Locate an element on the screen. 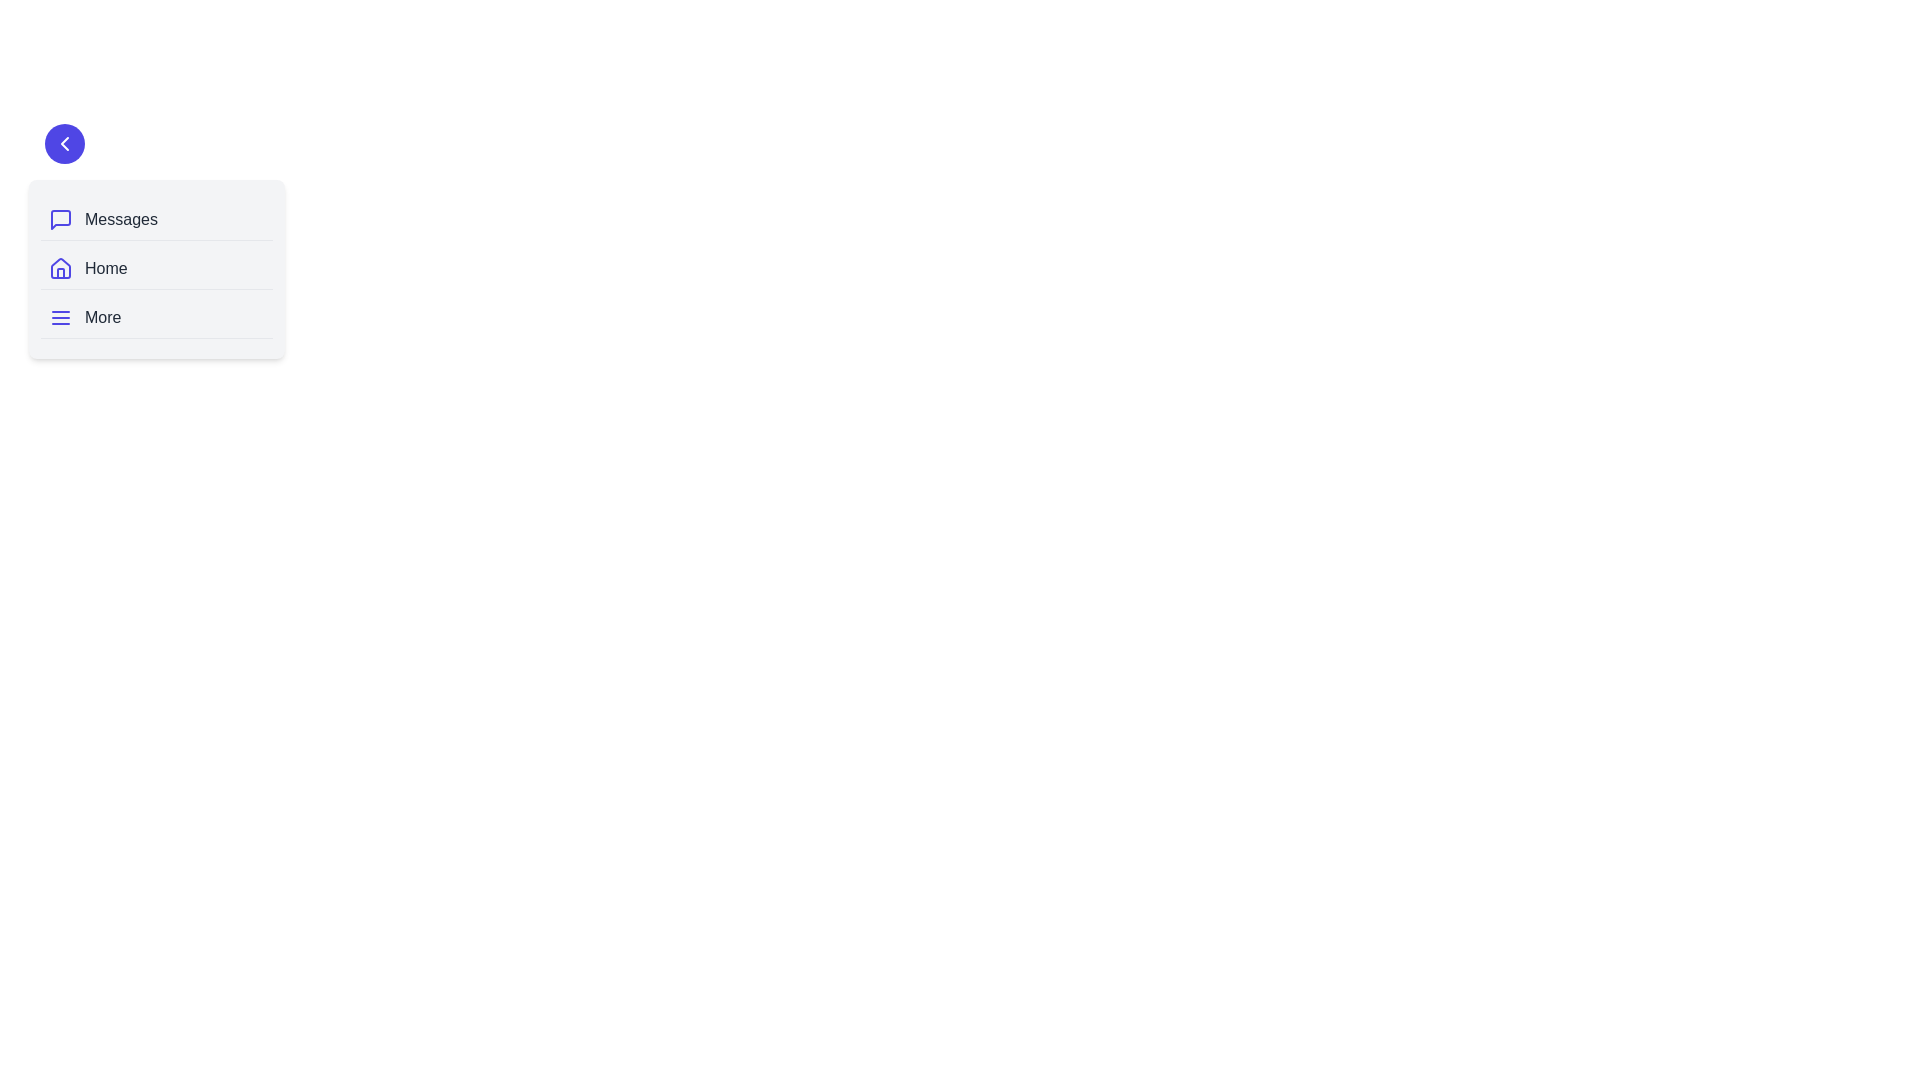 The image size is (1920, 1080). the icon labeled 'Messages' is located at coordinates (61, 219).